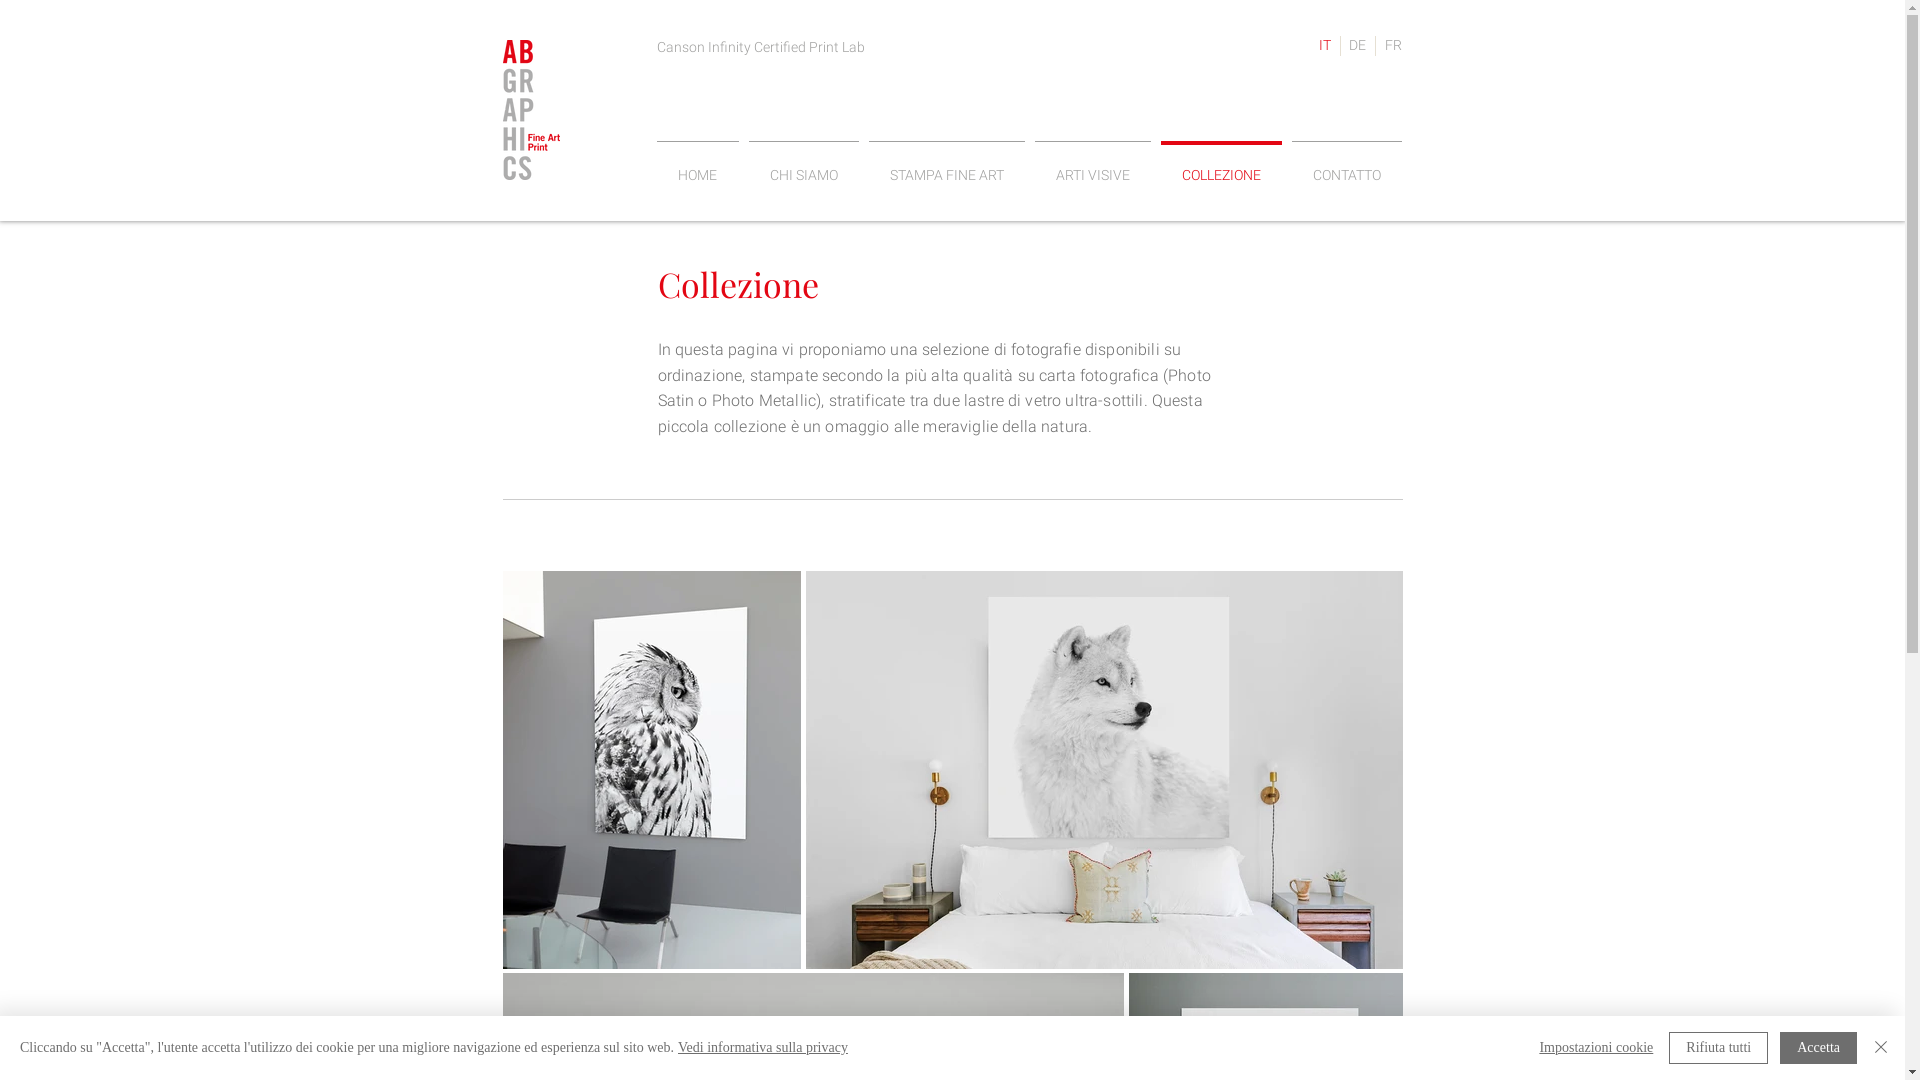 Image resolution: width=1920 pixels, height=1080 pixels. What do you see at coordinates (1310, 45) in the screenshot?
I see `'IT'` at bounding box center [1310, 45].